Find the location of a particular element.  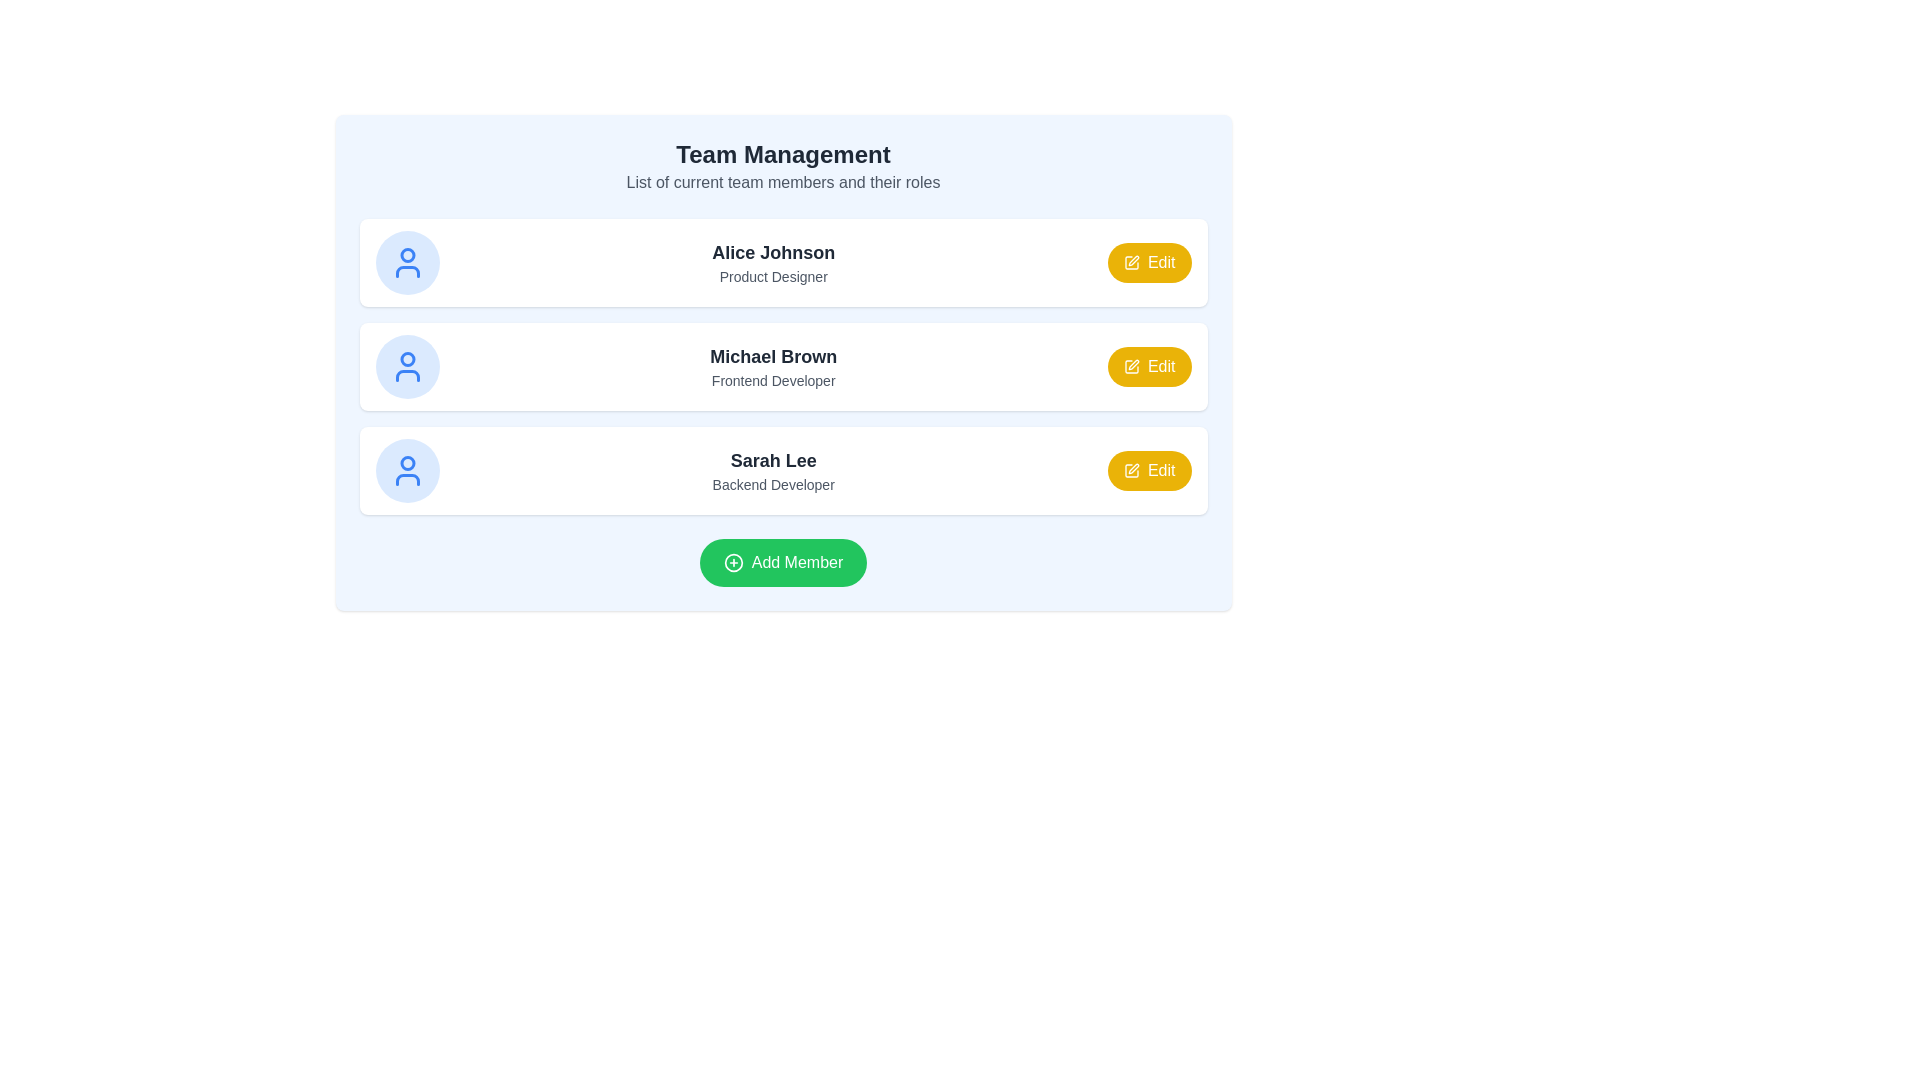

the circular user profile icon in the second entry of the Team Management list is located at coordinates (406, 358).